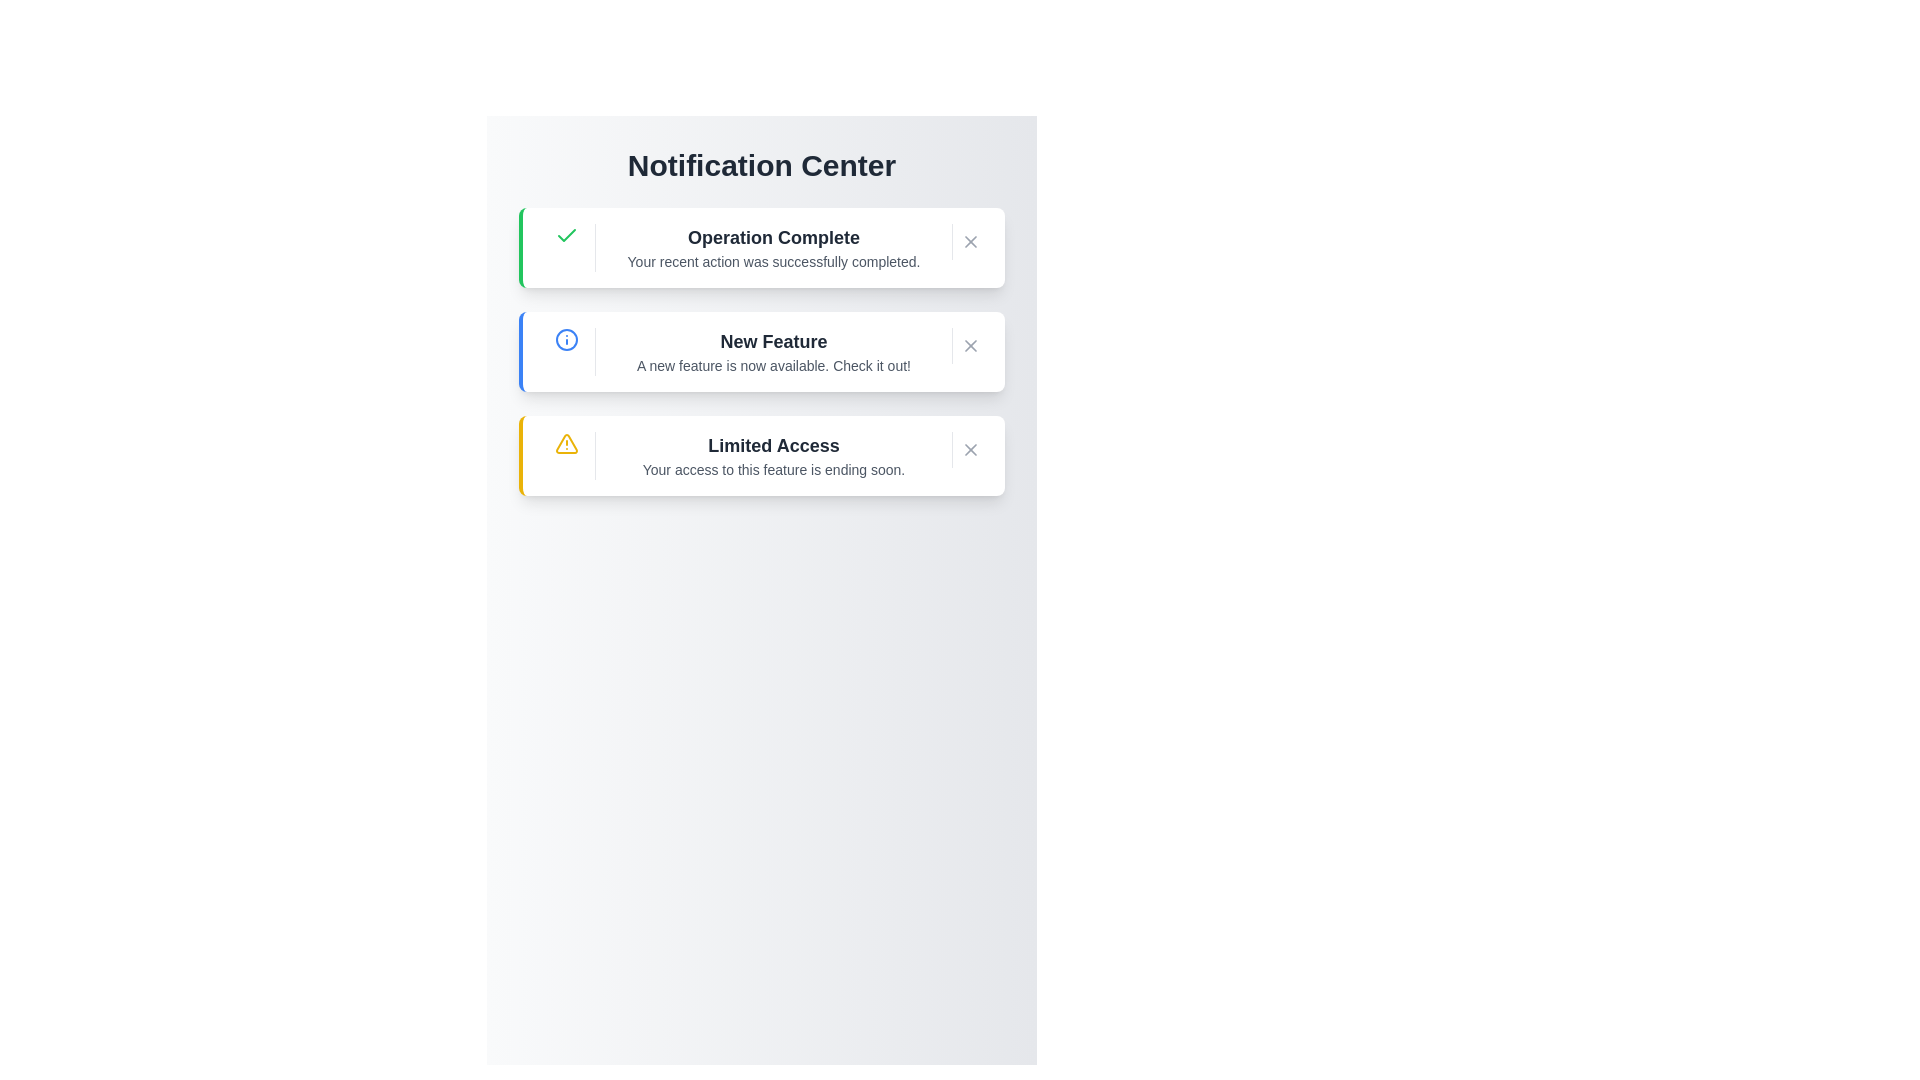 The width and height of the screenshot is (1920, 1080). What do you see at coordinates (970, 450) in the screenshot?
I see `the close icon button resembling the letter 'X' in the upper-right corner of the 'Limited Access' notification card` at bounding box center [970, 450].